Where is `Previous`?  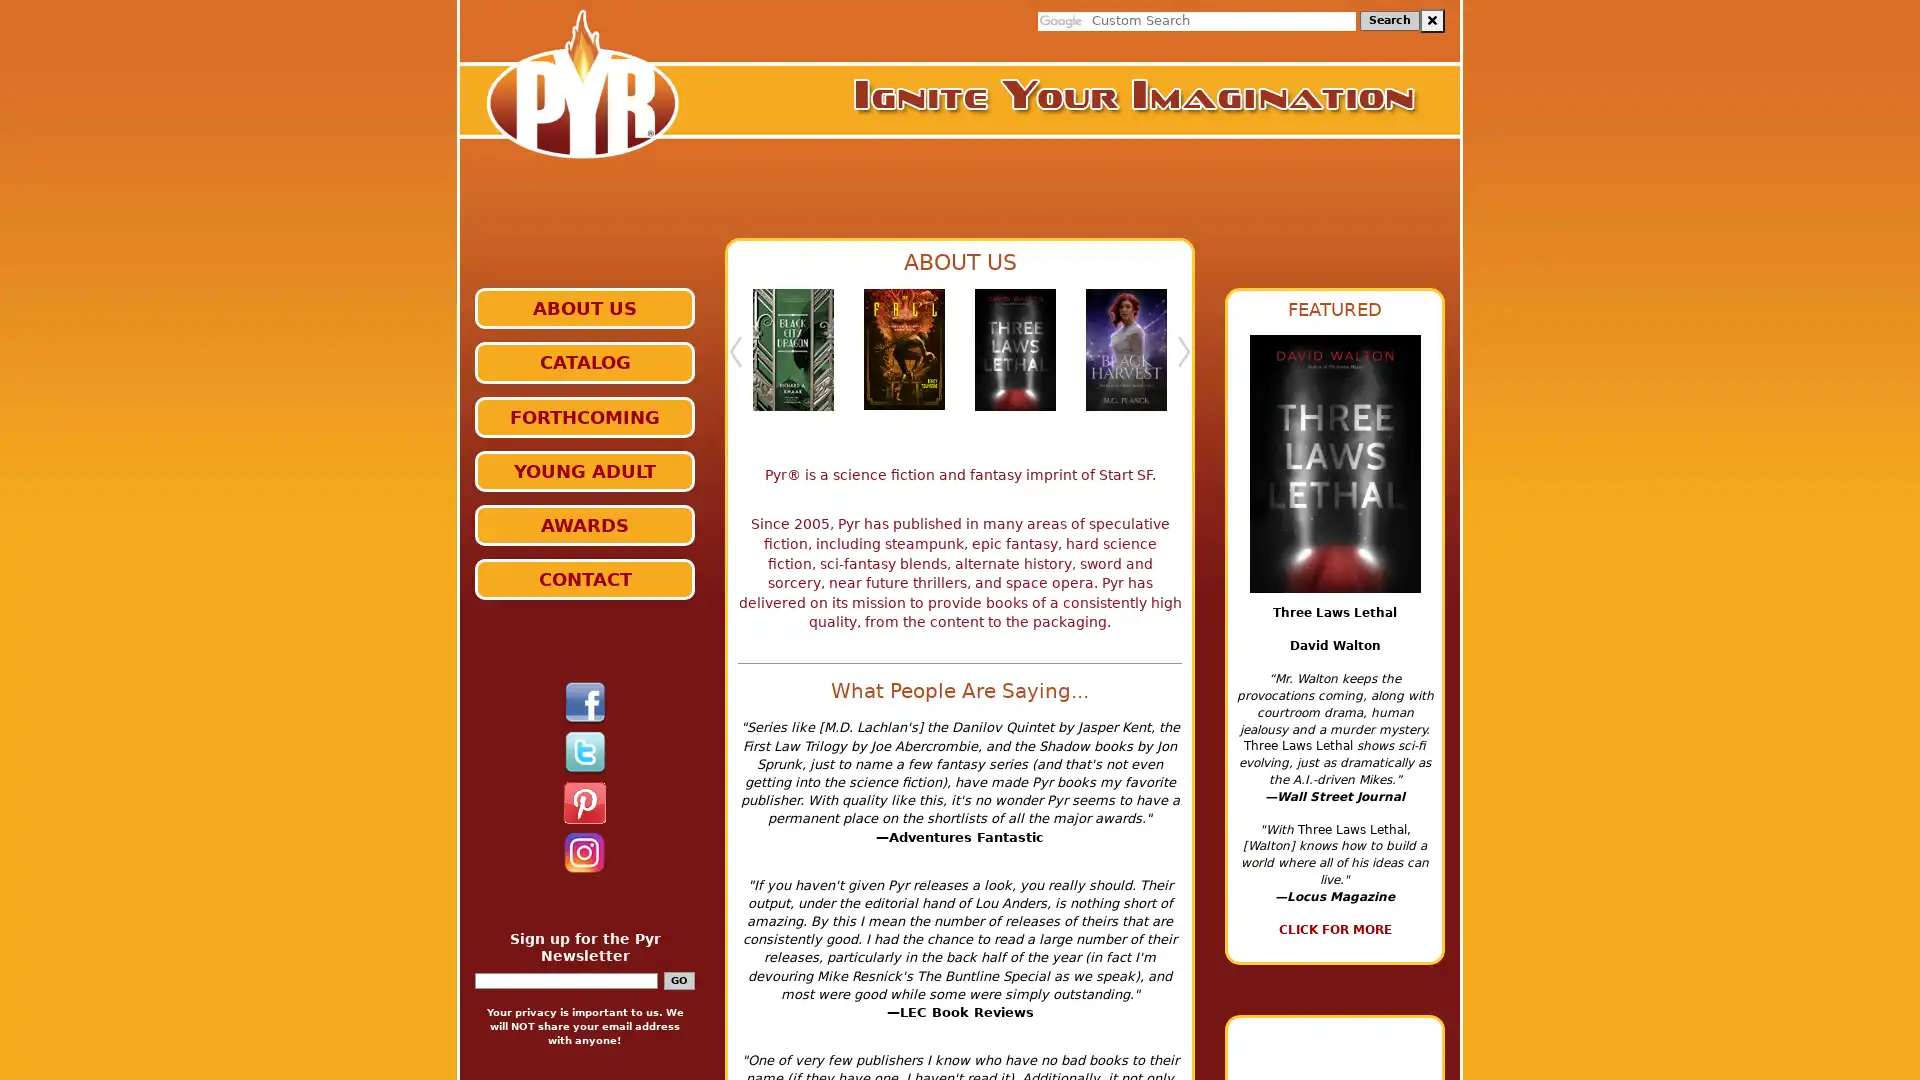 Previous is located at coordinates (734, 361).